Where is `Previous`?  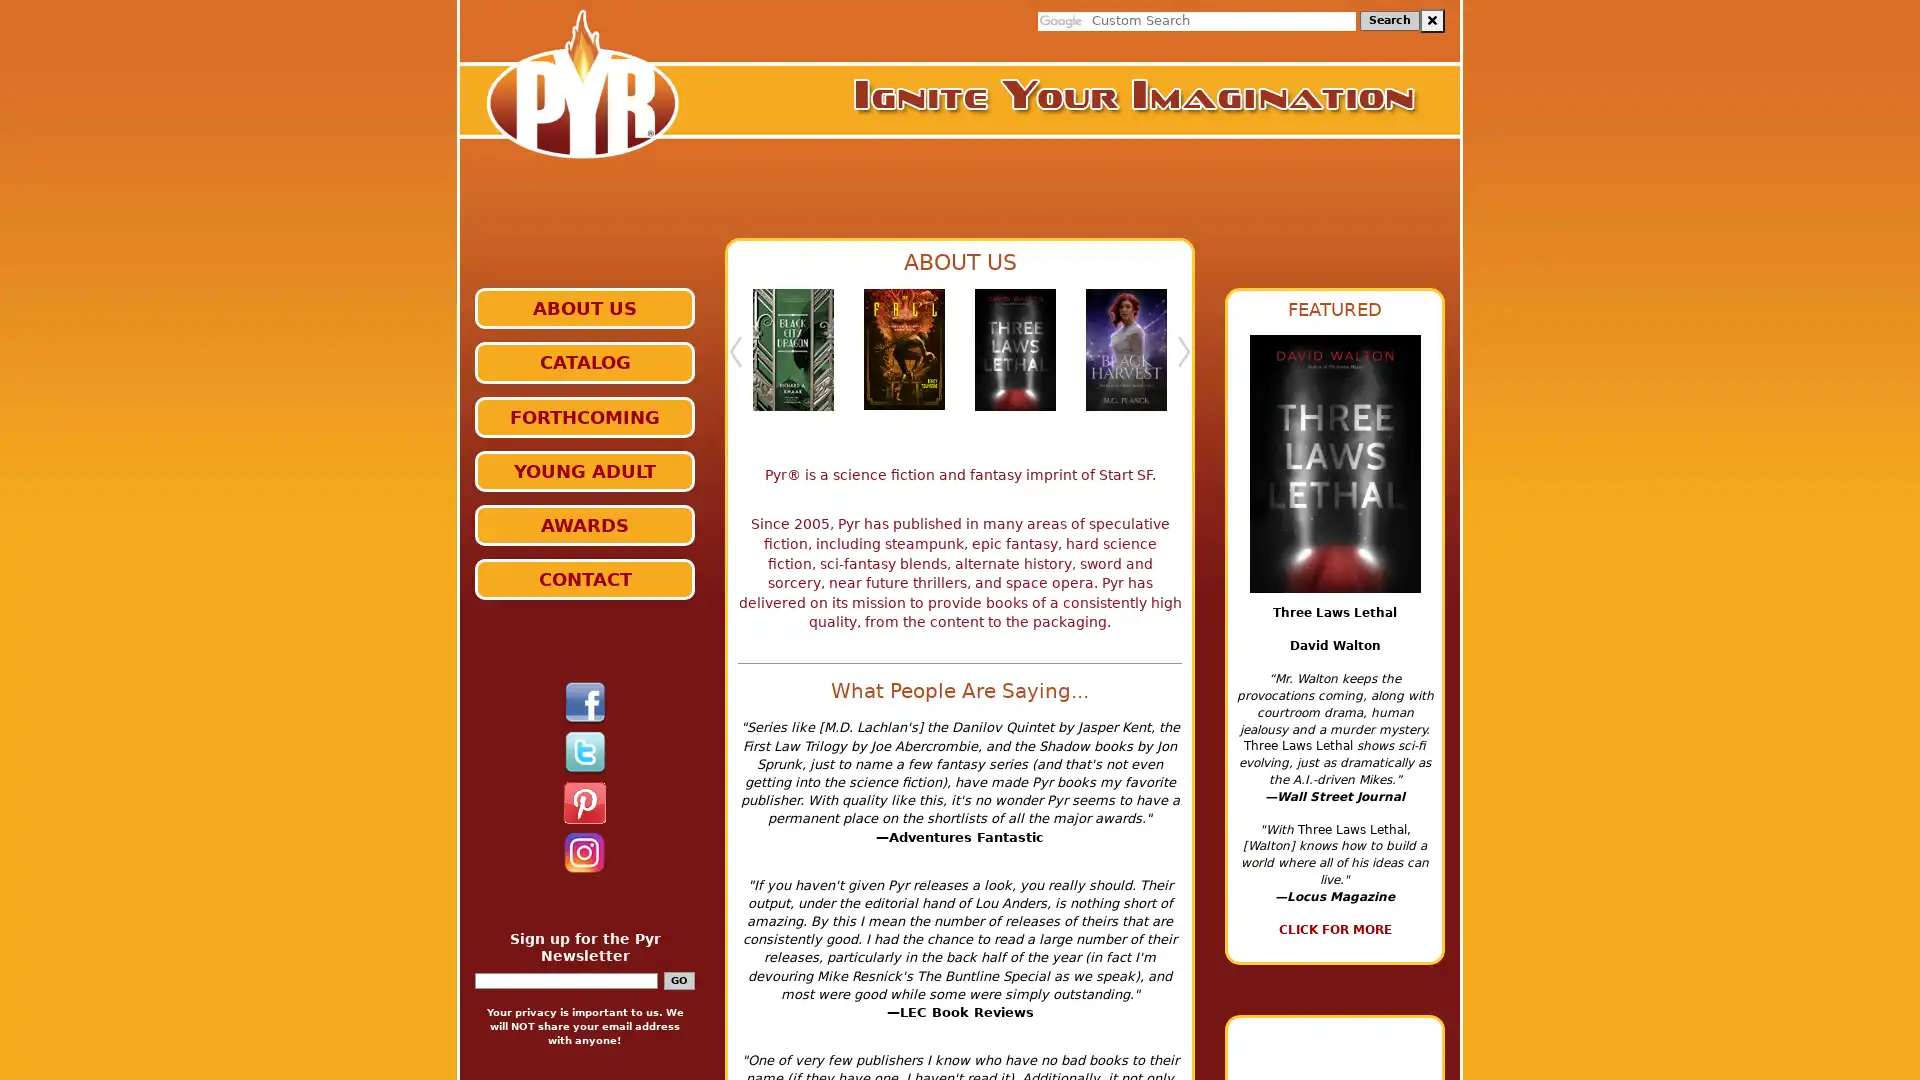 Previous is located at coordinates (734, 361).